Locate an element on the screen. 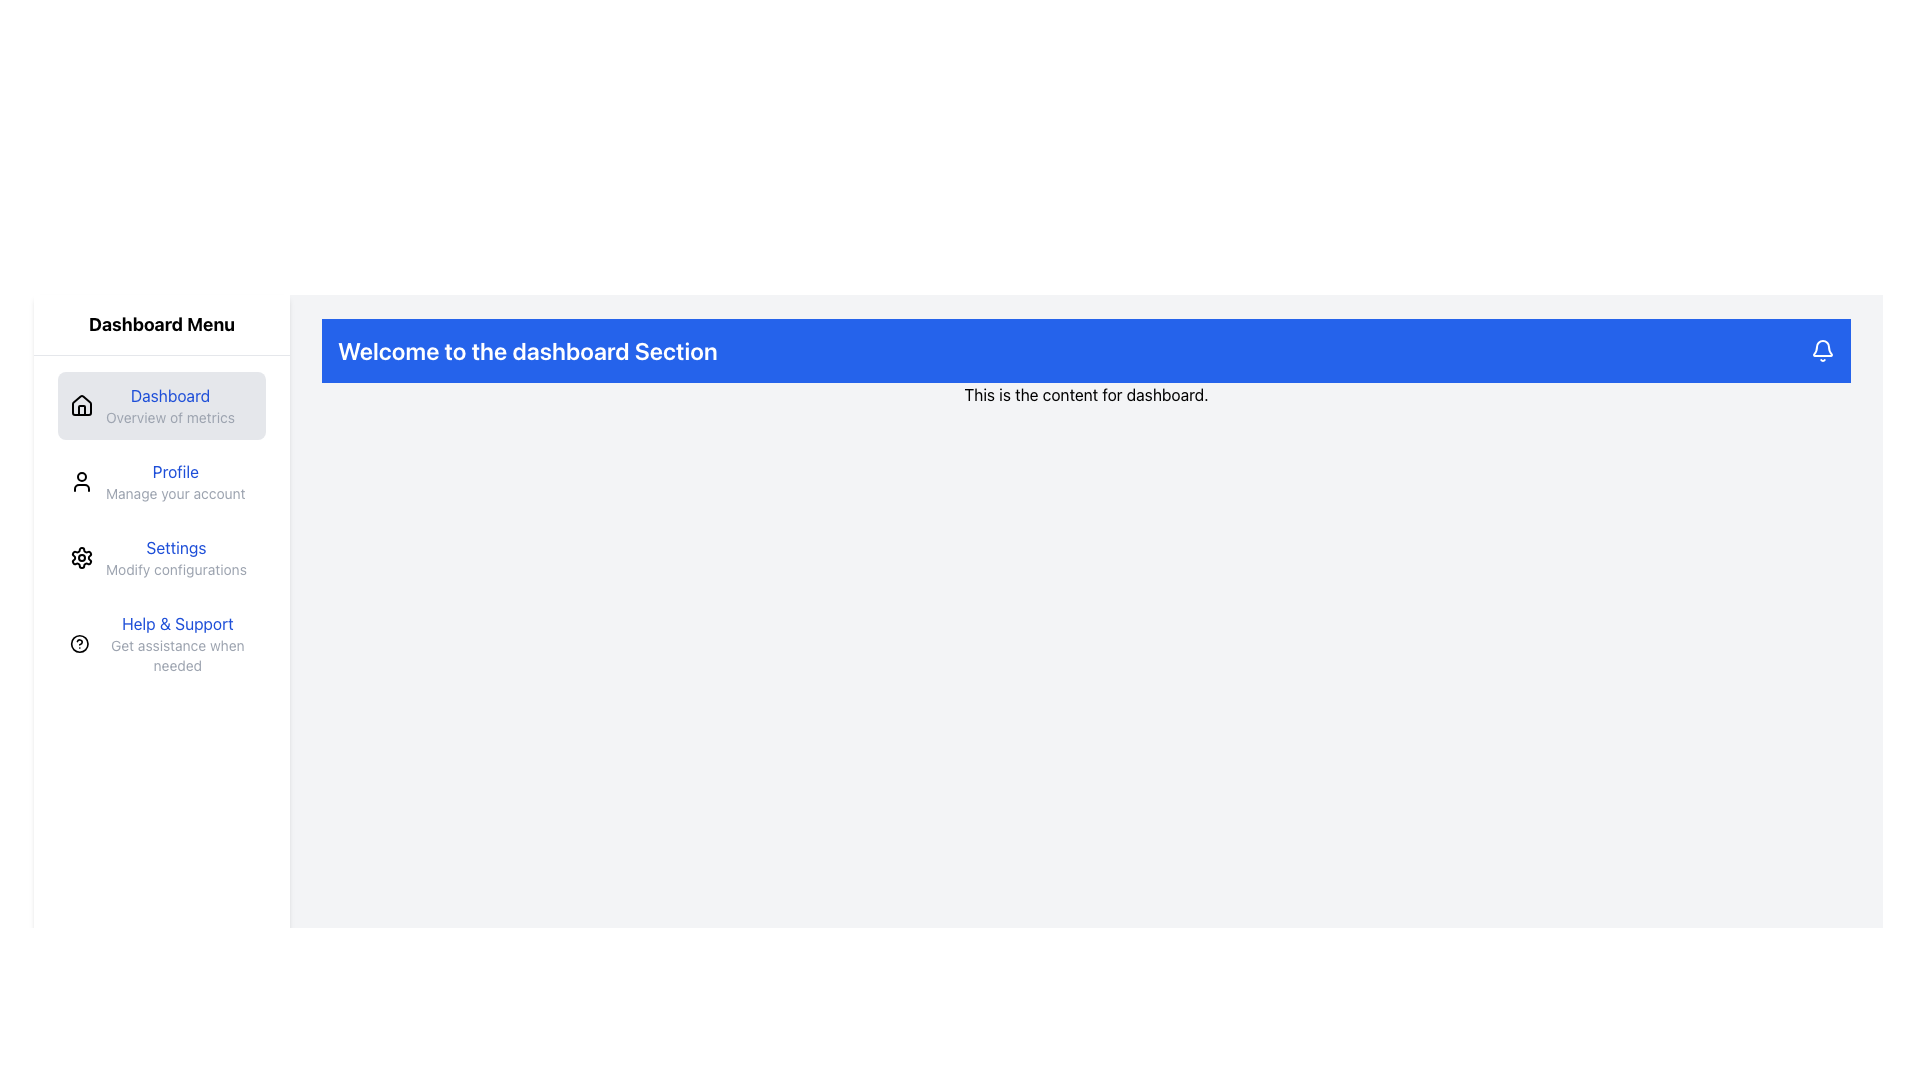  the third button in the sidebar menu is located at coordinates (162, 558).